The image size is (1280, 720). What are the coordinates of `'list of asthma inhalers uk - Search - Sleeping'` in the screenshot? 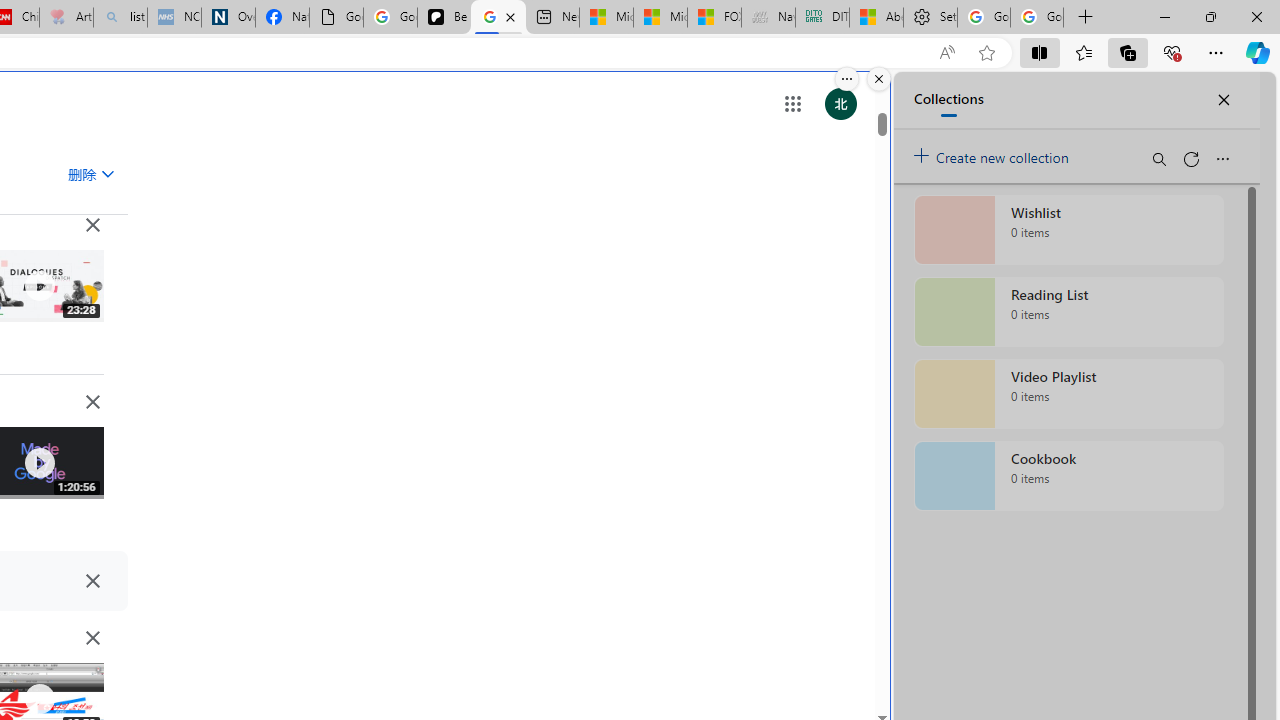 It's located at (119, 17).